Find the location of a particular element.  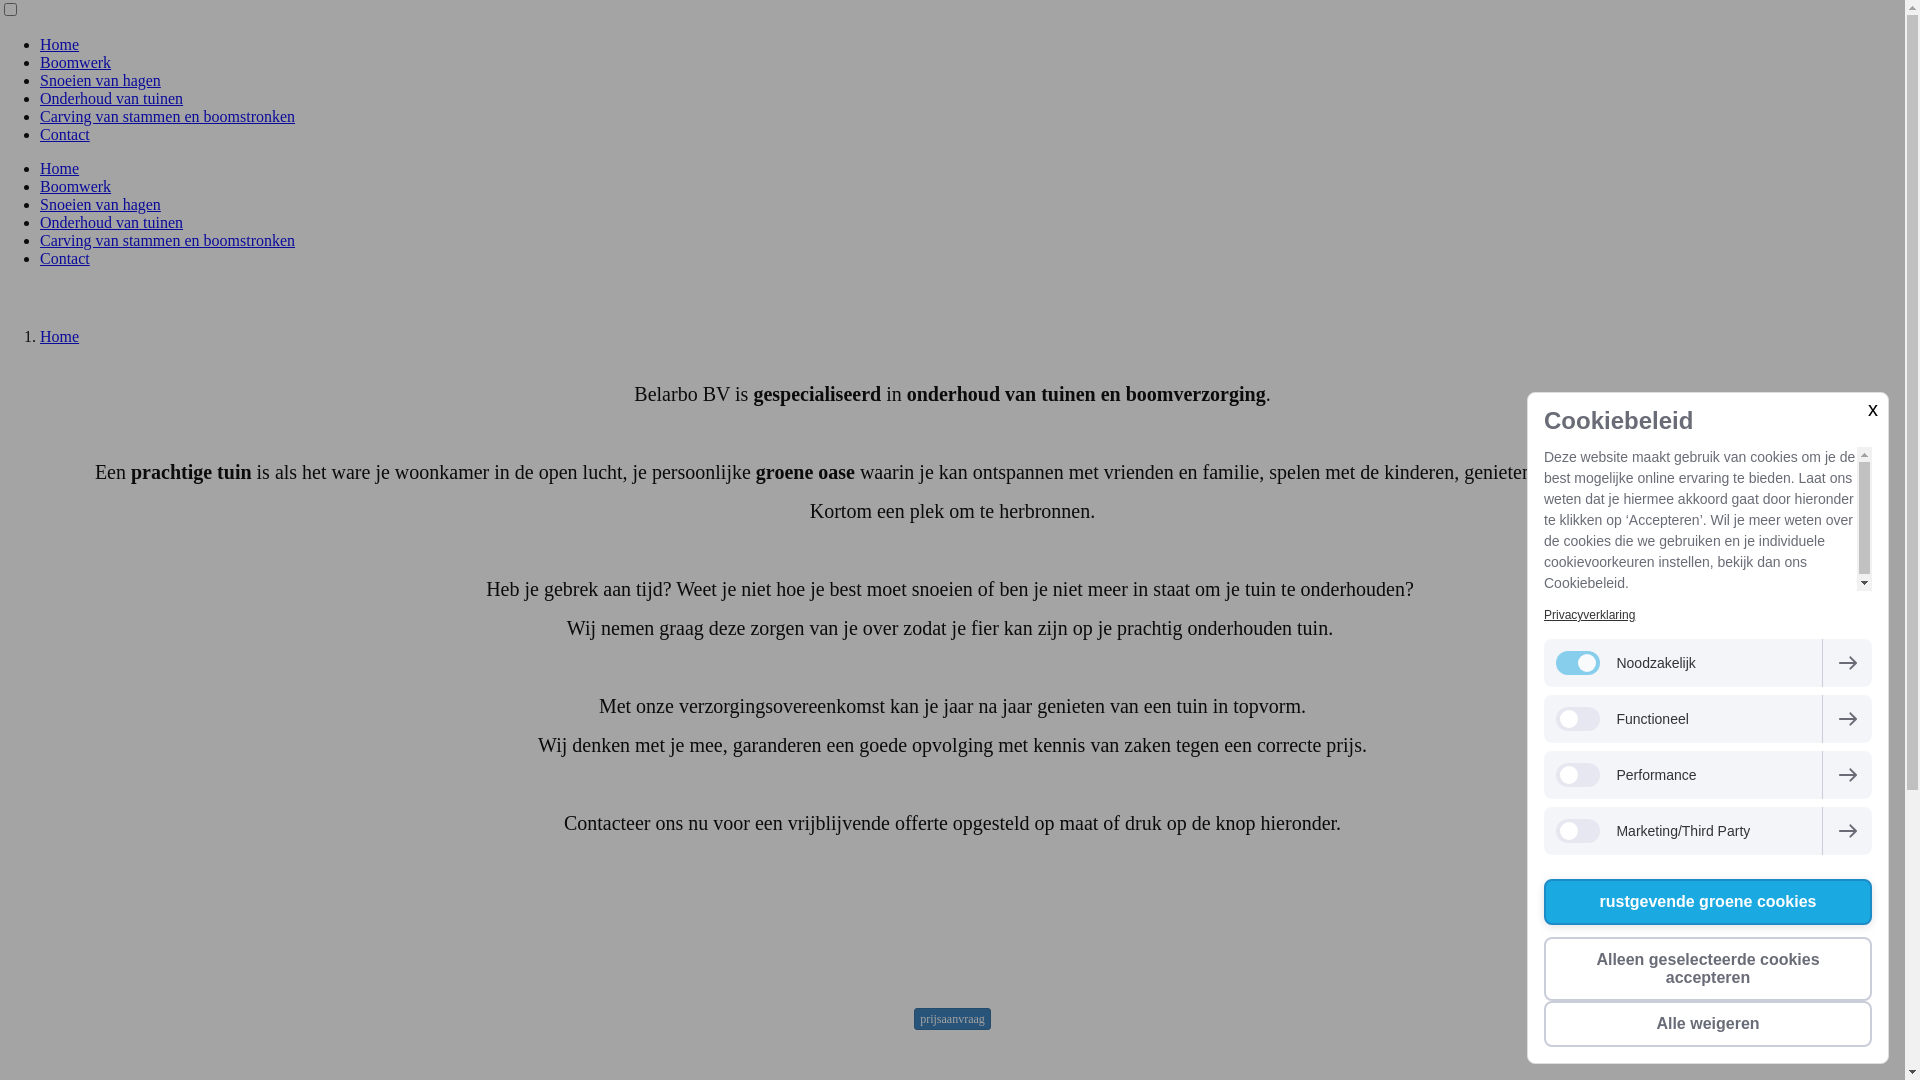

'Home' is located at coordinates (59, 335).